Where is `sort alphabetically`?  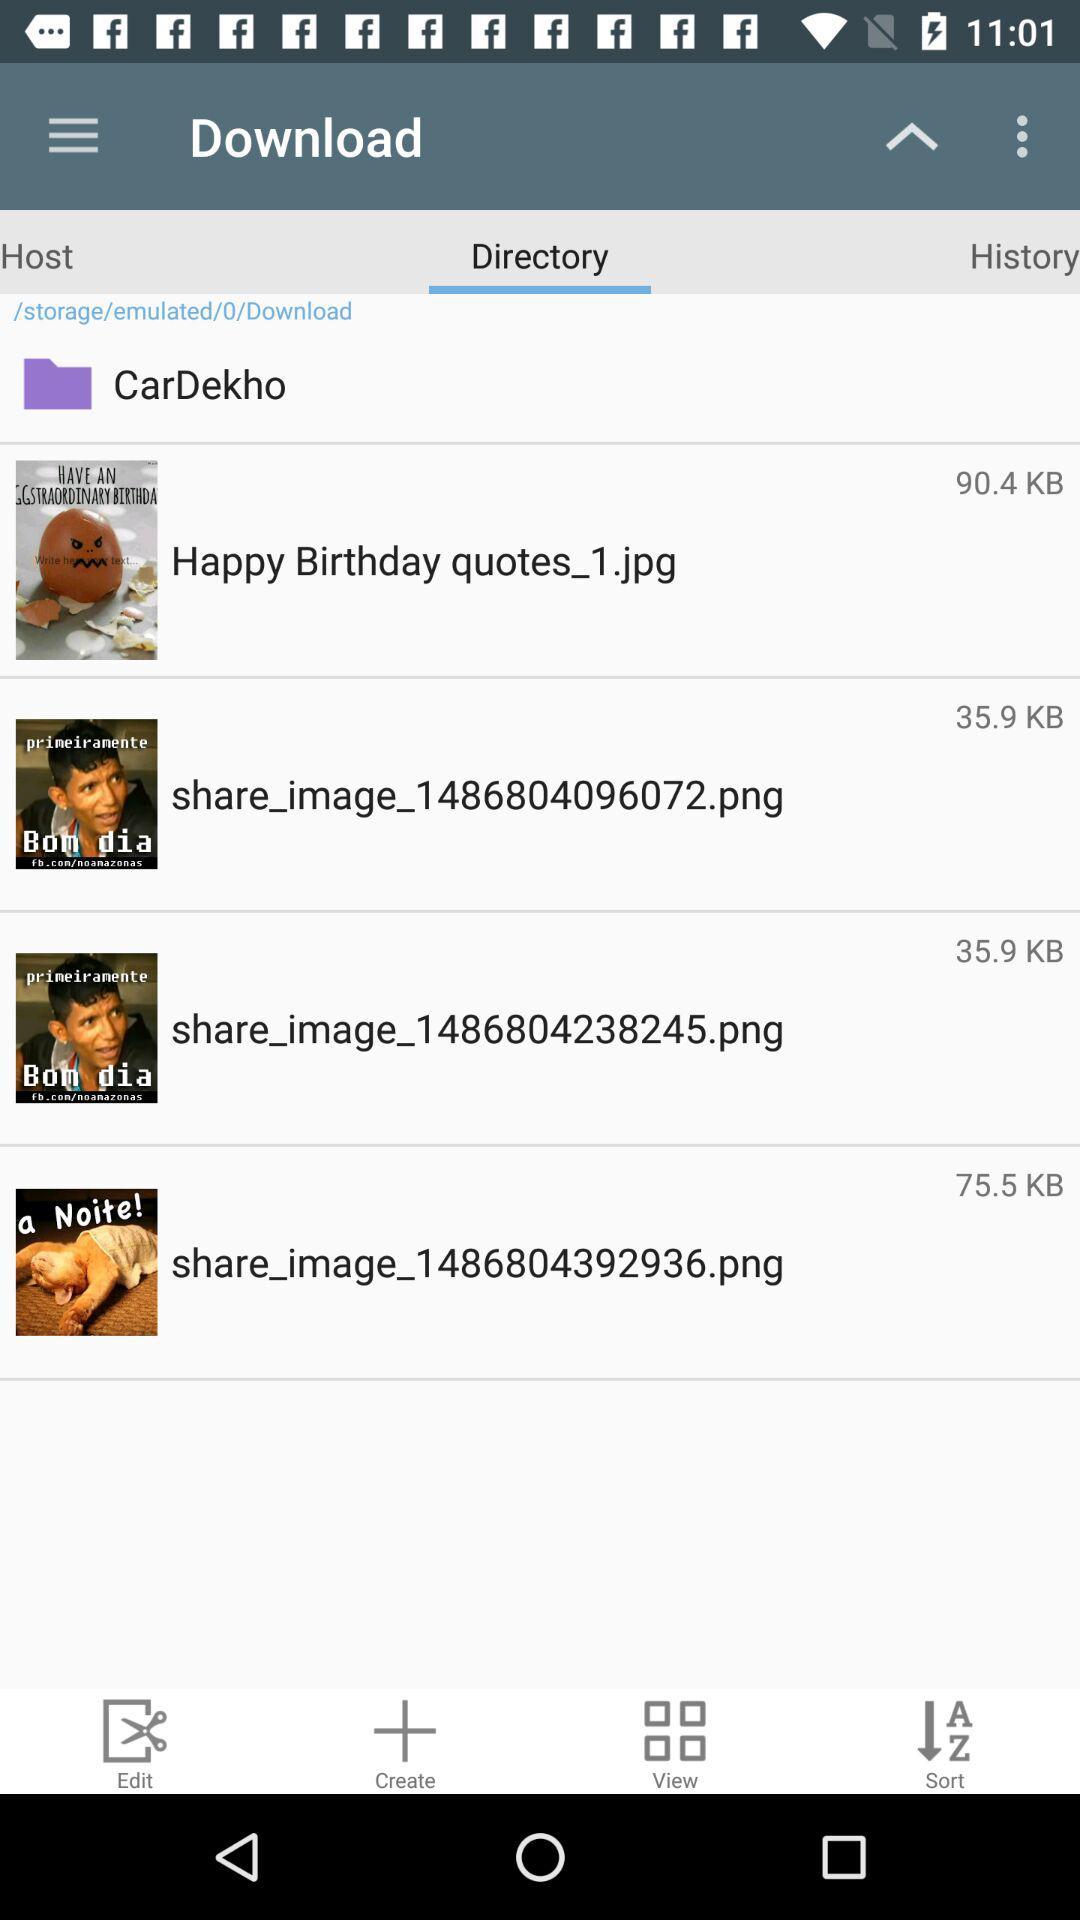 sort alphabetically is located at coordinates (945, 1740).